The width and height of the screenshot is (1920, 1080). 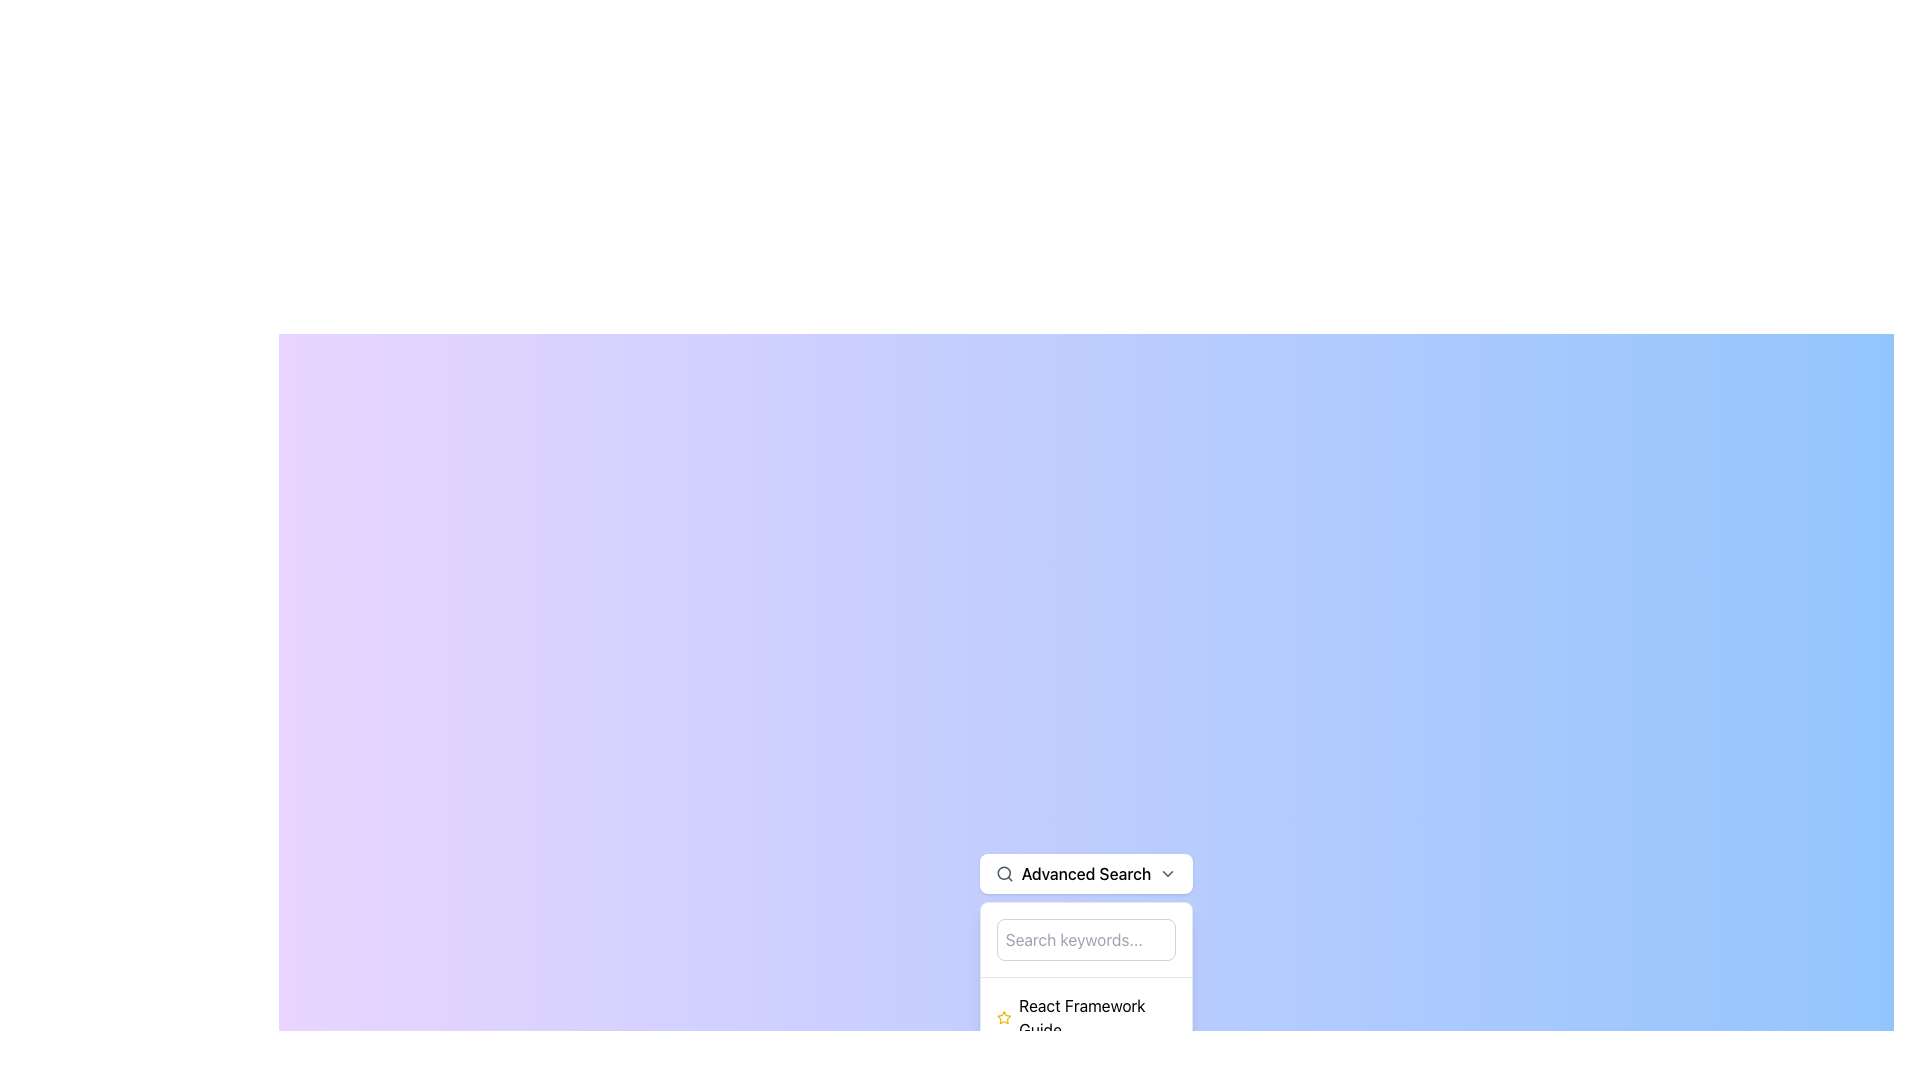 What do you see at coordinates (1168, 873) in the screenshot?
I see `the chevron icon at the far-right end of the 'Advanced Search' button` at bounding box center [1168, 873].